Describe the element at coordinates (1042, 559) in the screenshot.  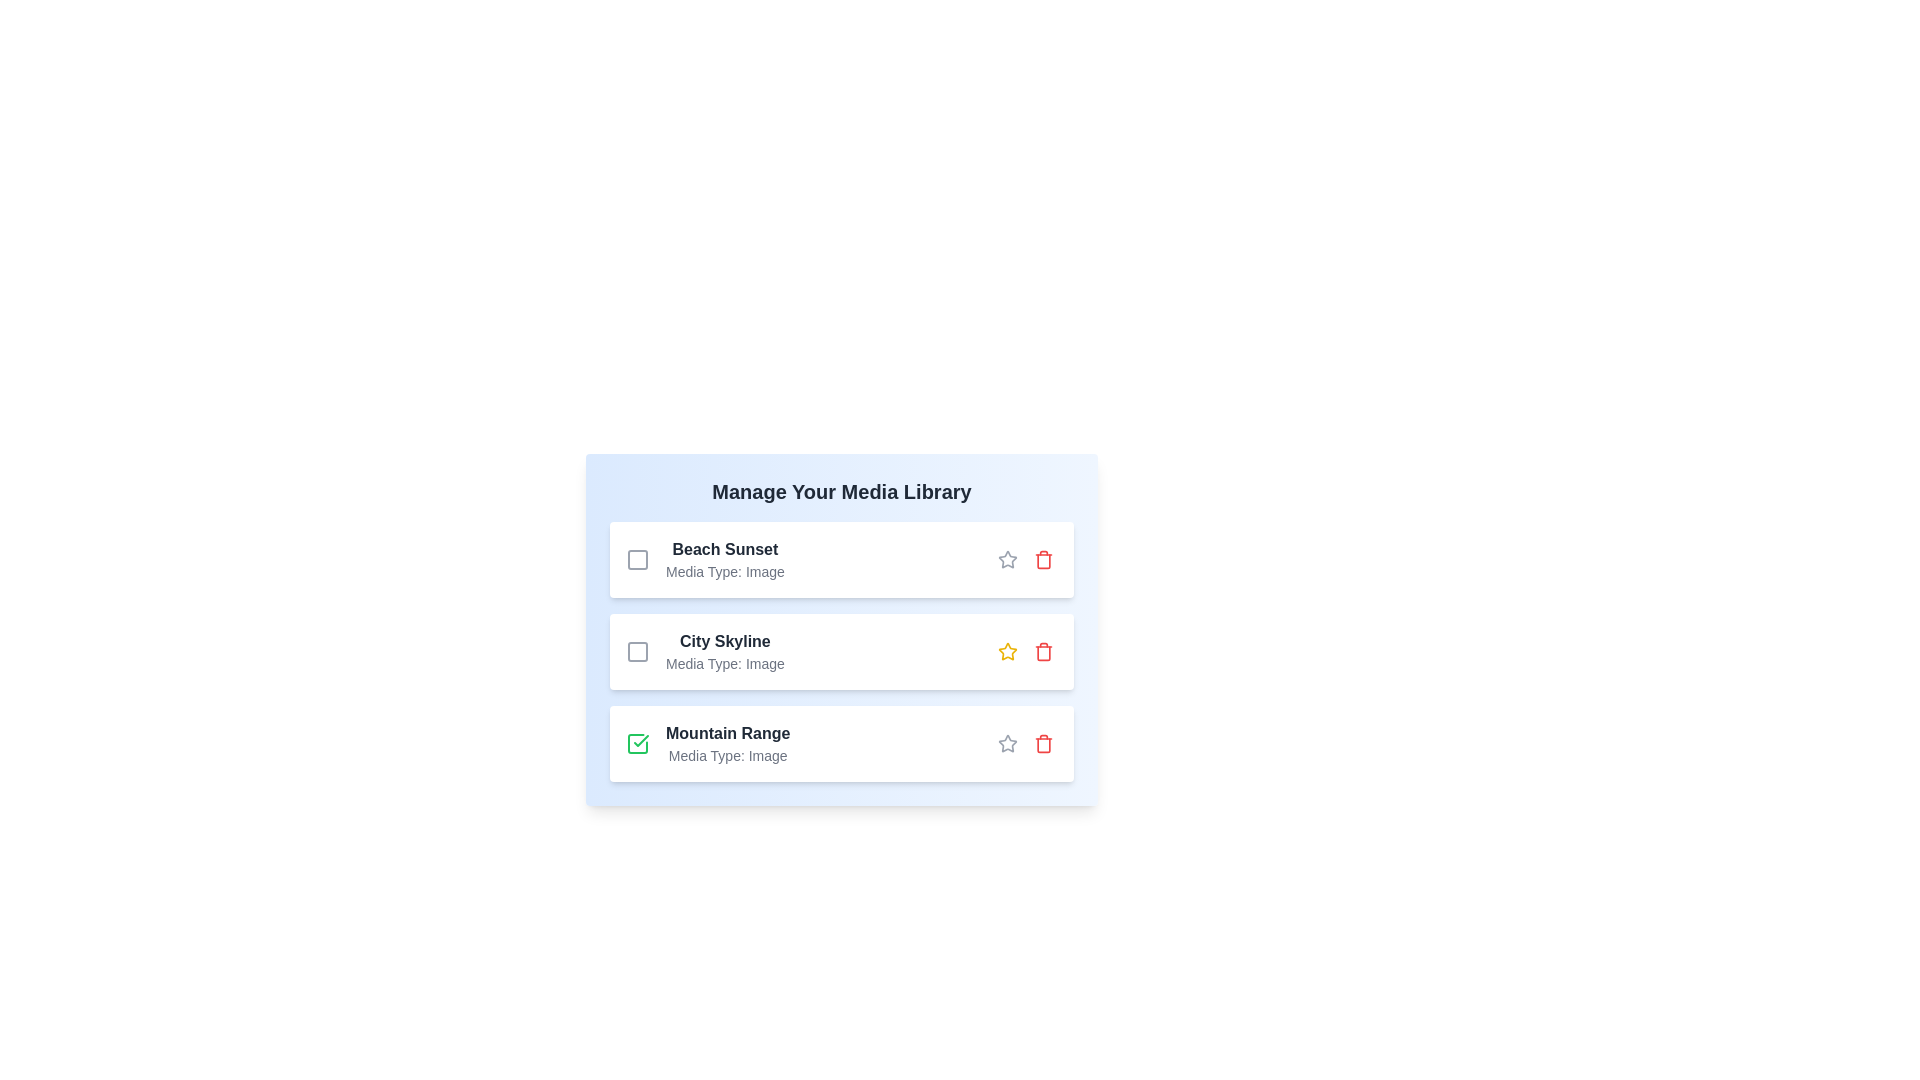
I see `delete button for the media item titled 'Beach Sunset'` at that location.